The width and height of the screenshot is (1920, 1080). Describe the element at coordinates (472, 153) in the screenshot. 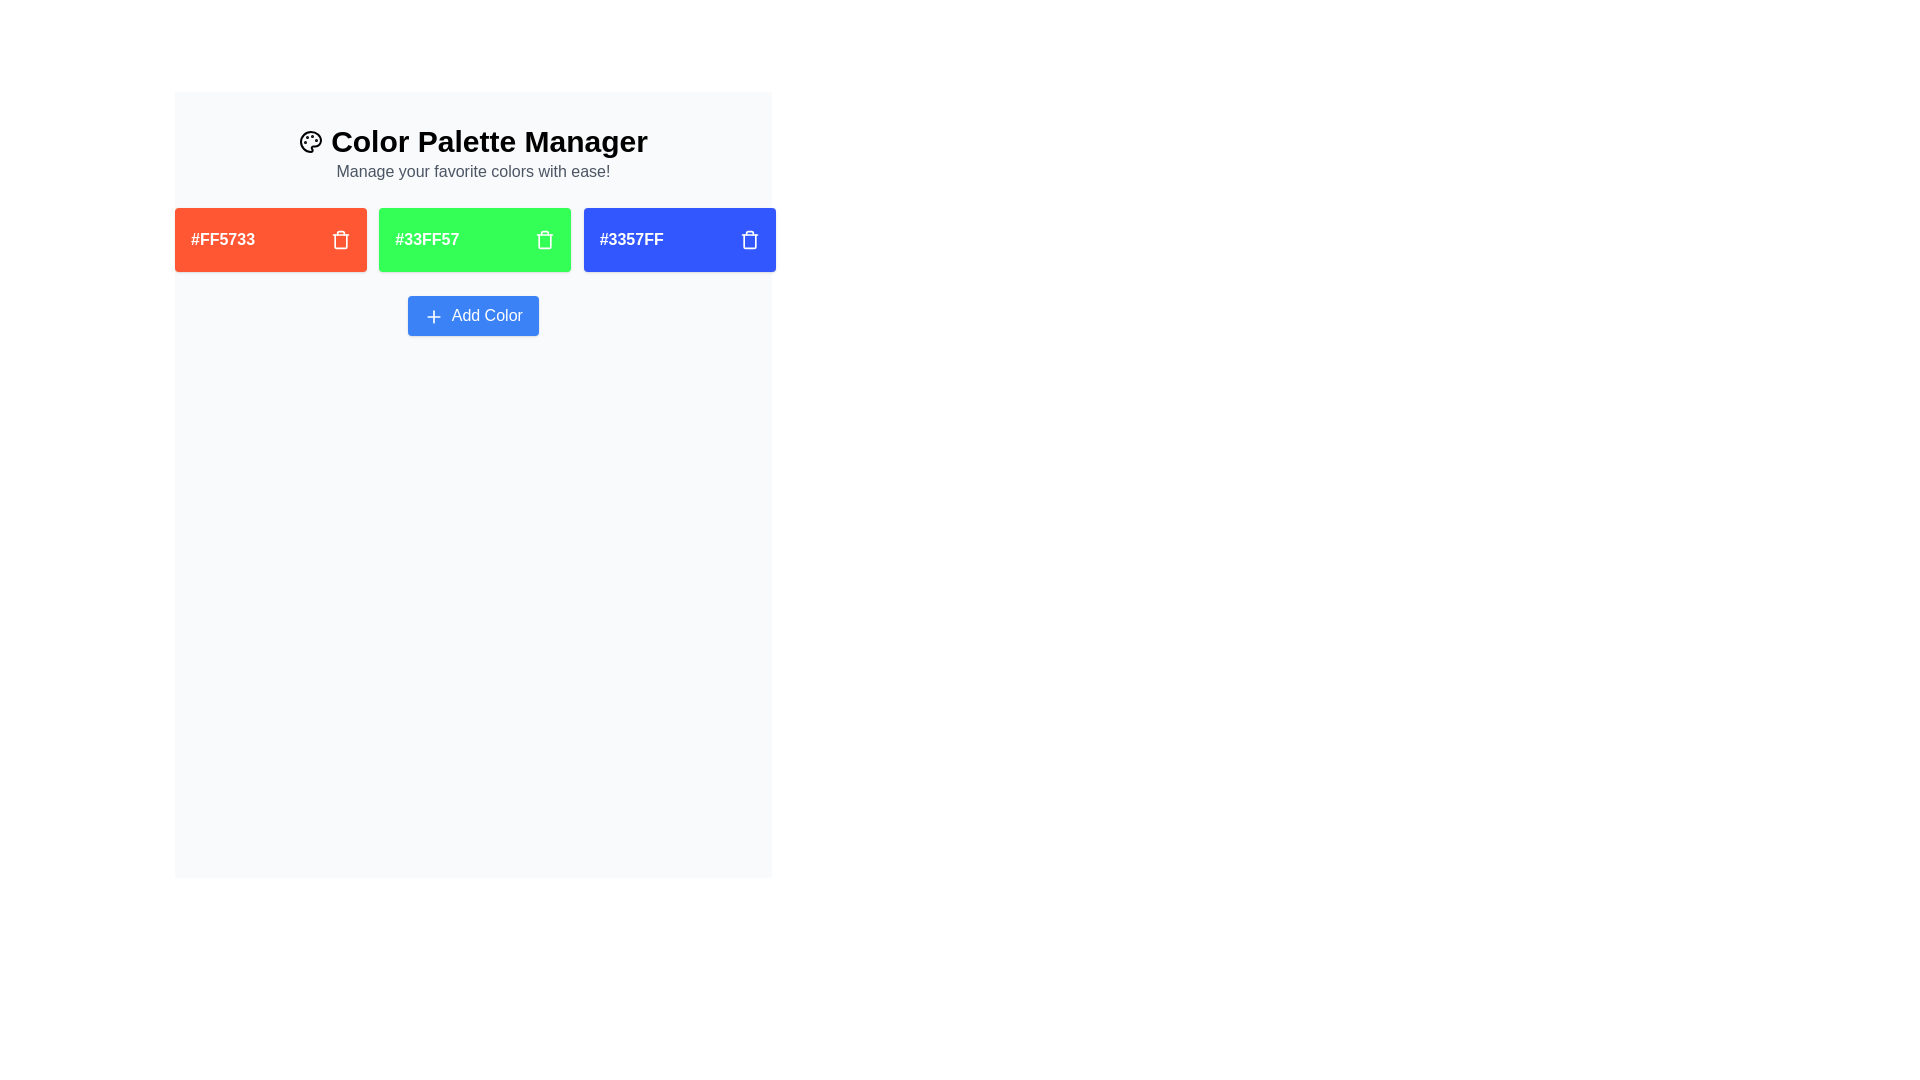

I see `the header element at the top-center of the interface` at that location.